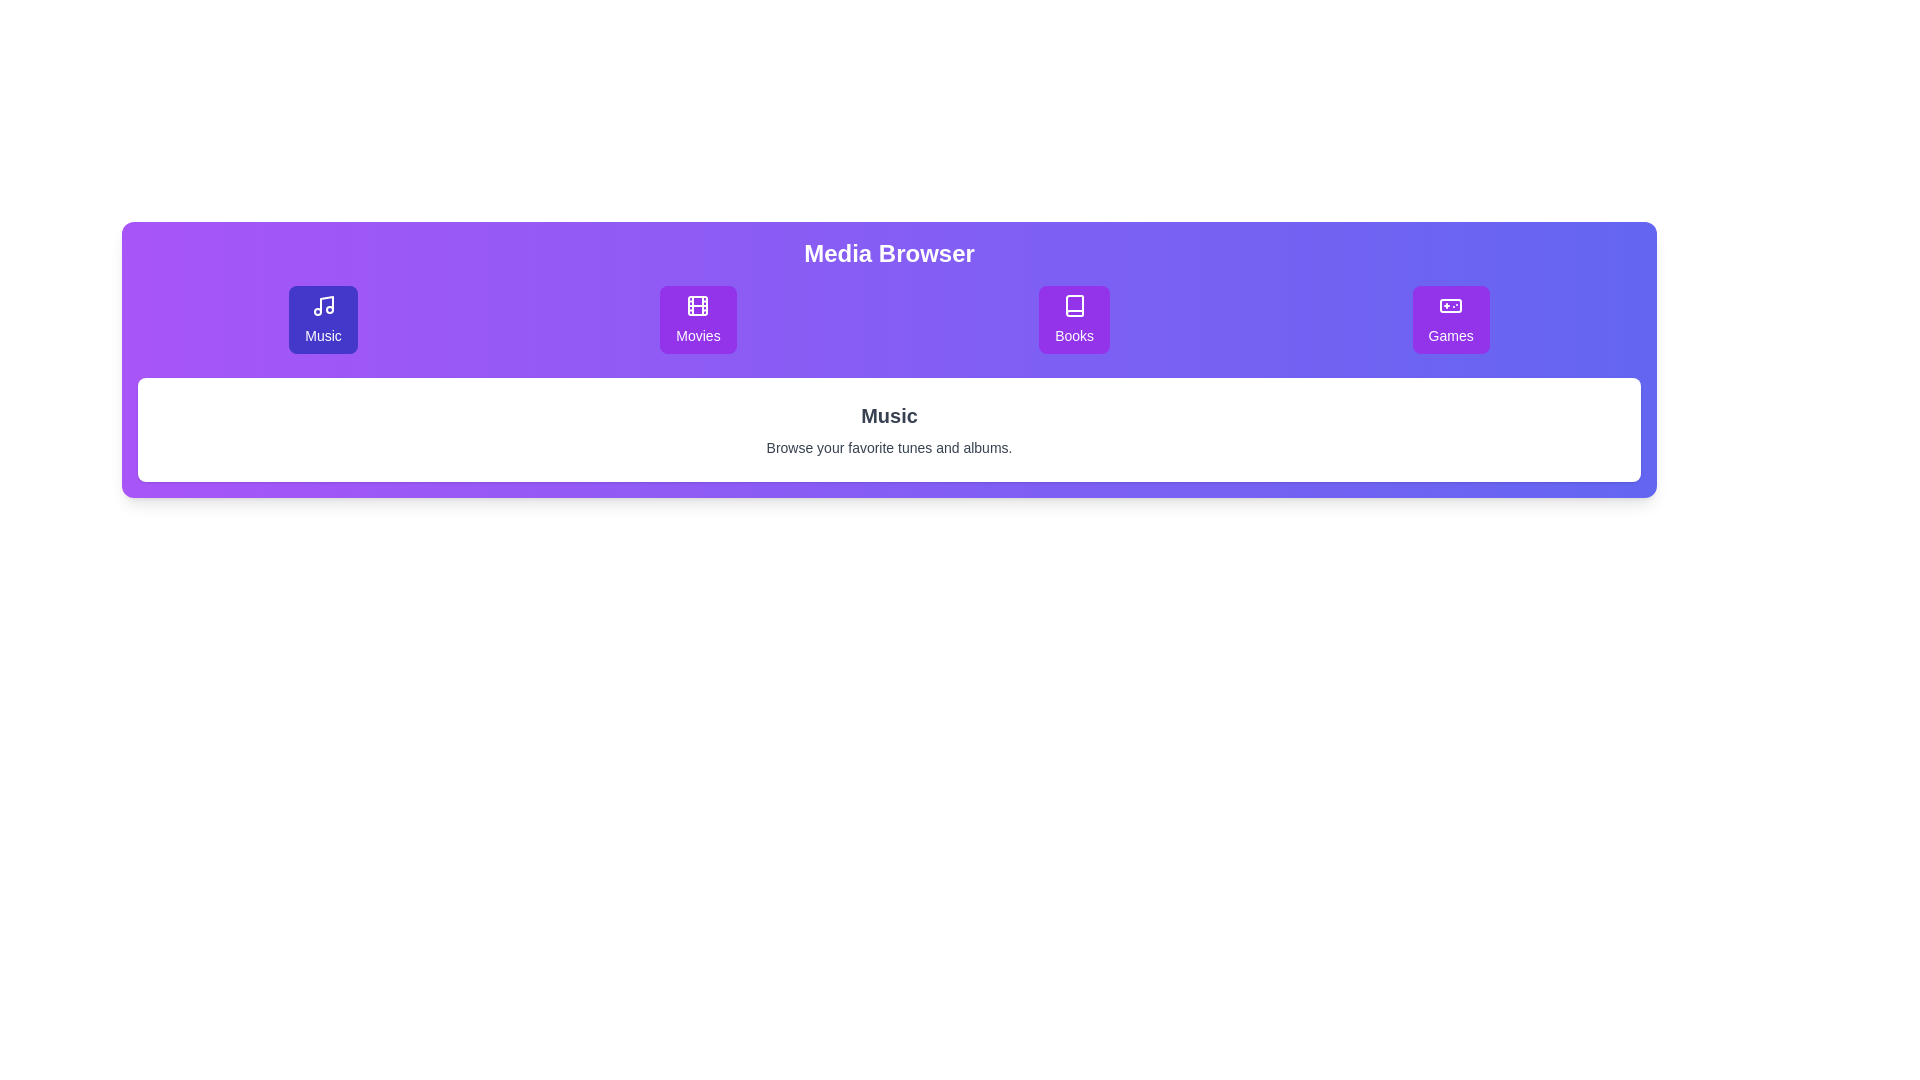 The image size is (1920, 1080). What do you see at coordinates (698, 305) in the screenshot?
I see `the central rectangular shape of the 'Movies' icon, which represents a film strip's frame area` at bounding box center [698, 305].